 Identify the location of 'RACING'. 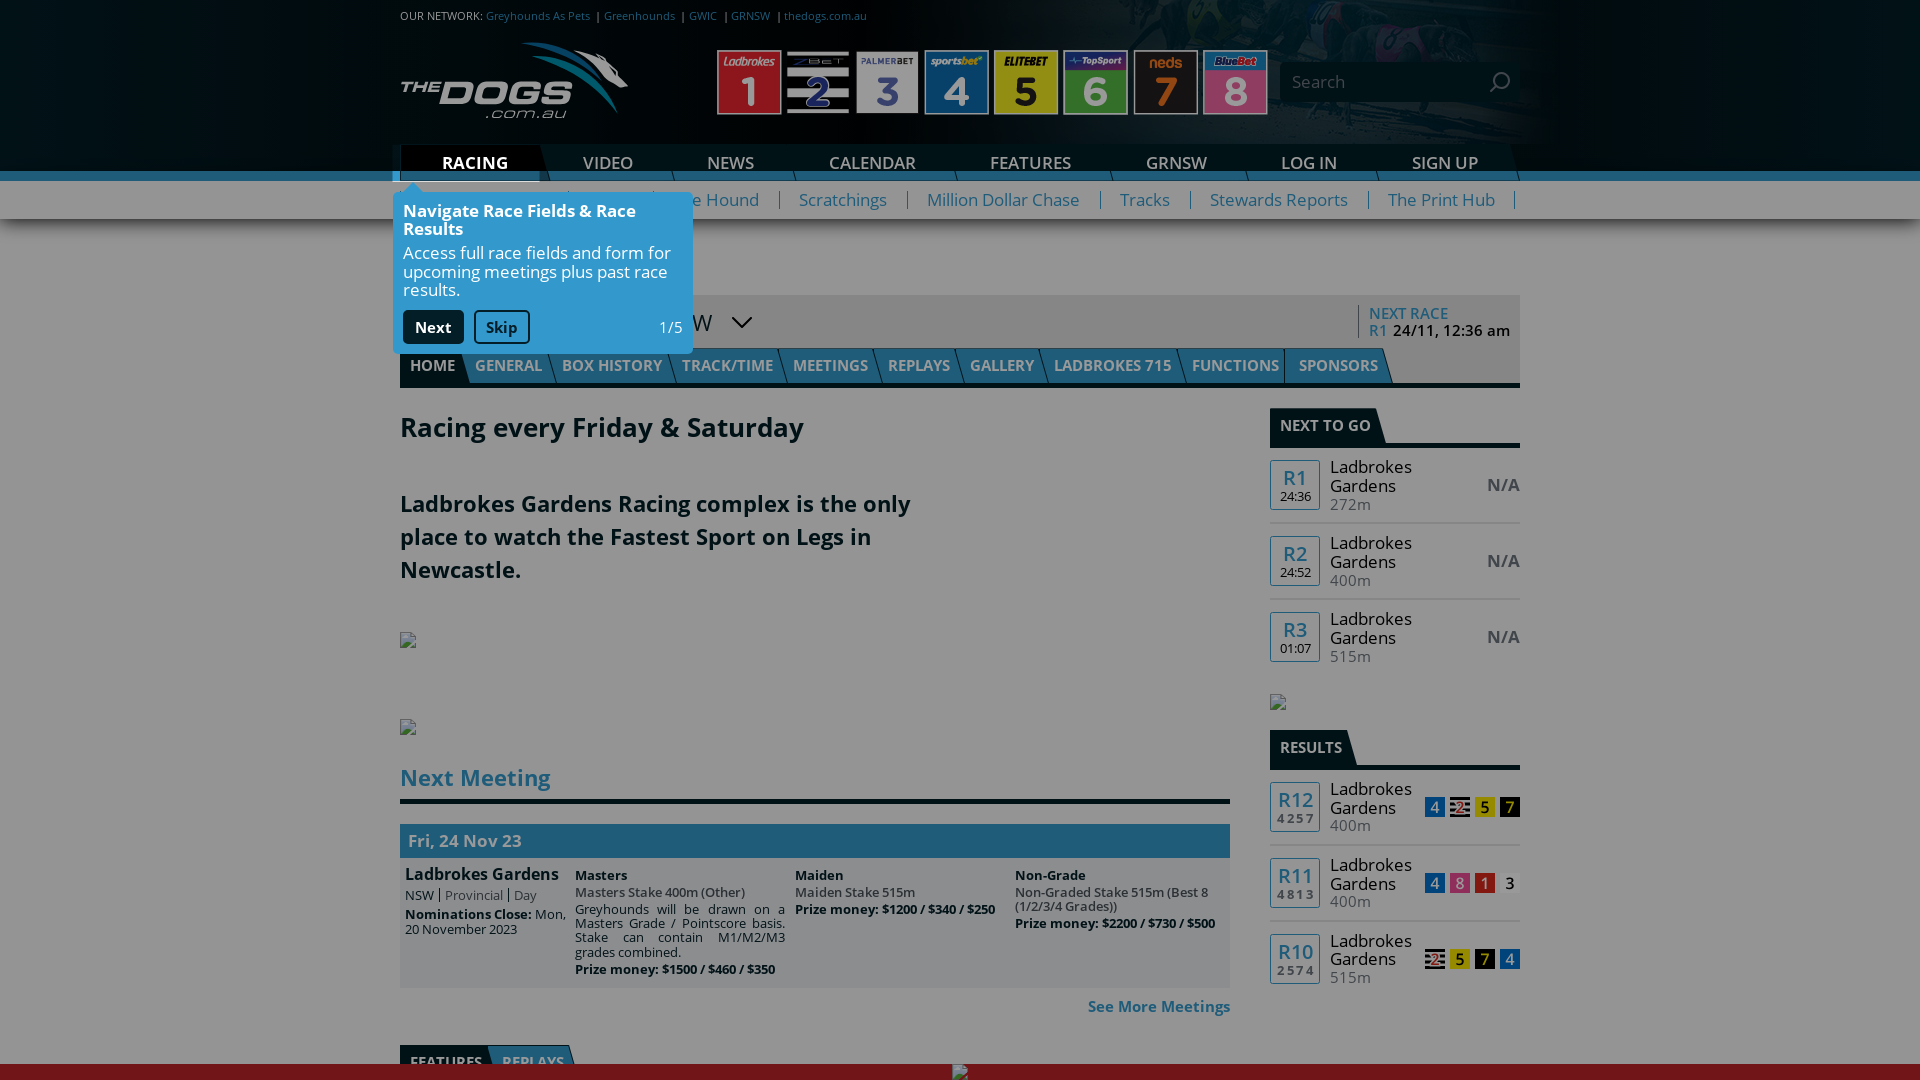
(399, 161).